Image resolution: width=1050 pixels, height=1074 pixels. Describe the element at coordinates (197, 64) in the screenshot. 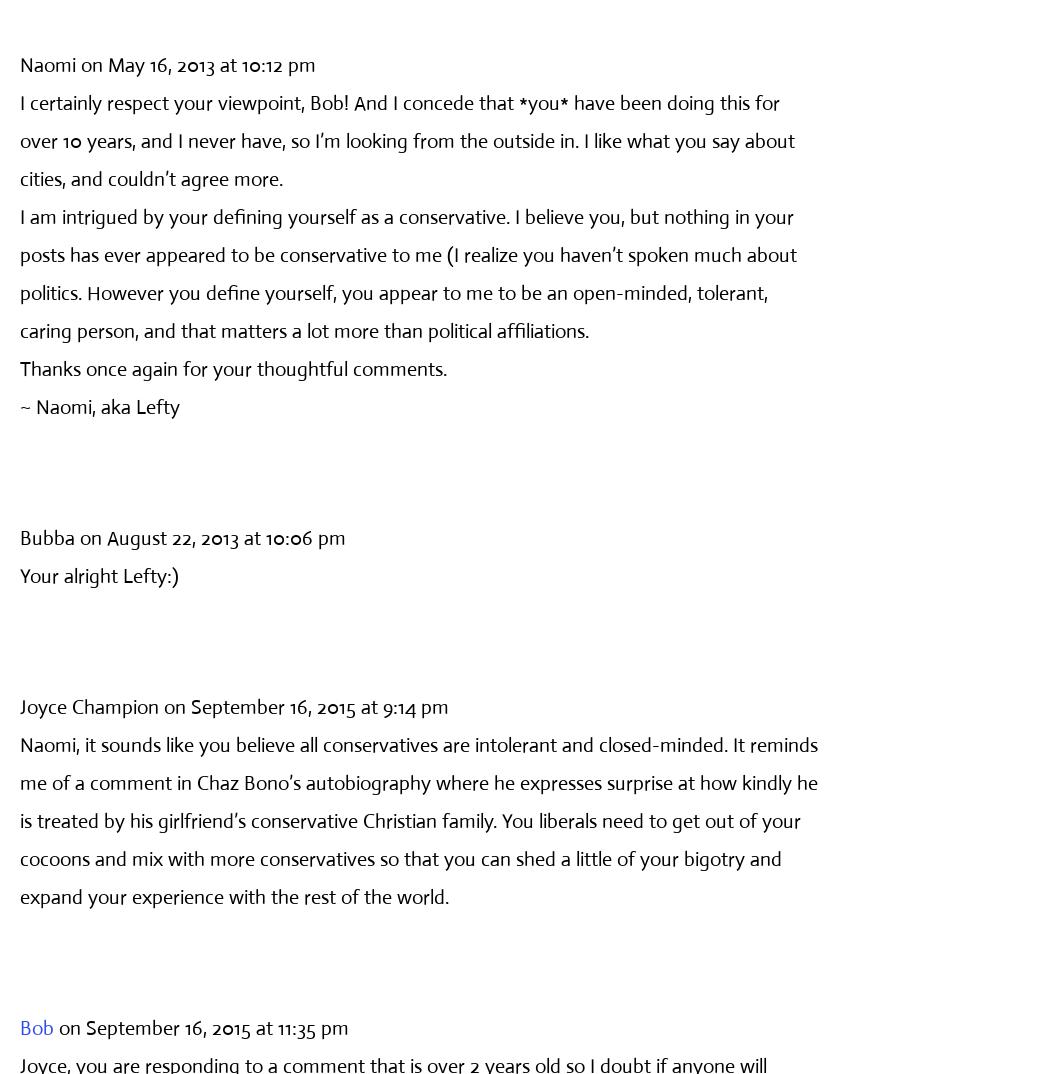

I see `'on May 16, 2013 at 10:12 pm'` at that location.